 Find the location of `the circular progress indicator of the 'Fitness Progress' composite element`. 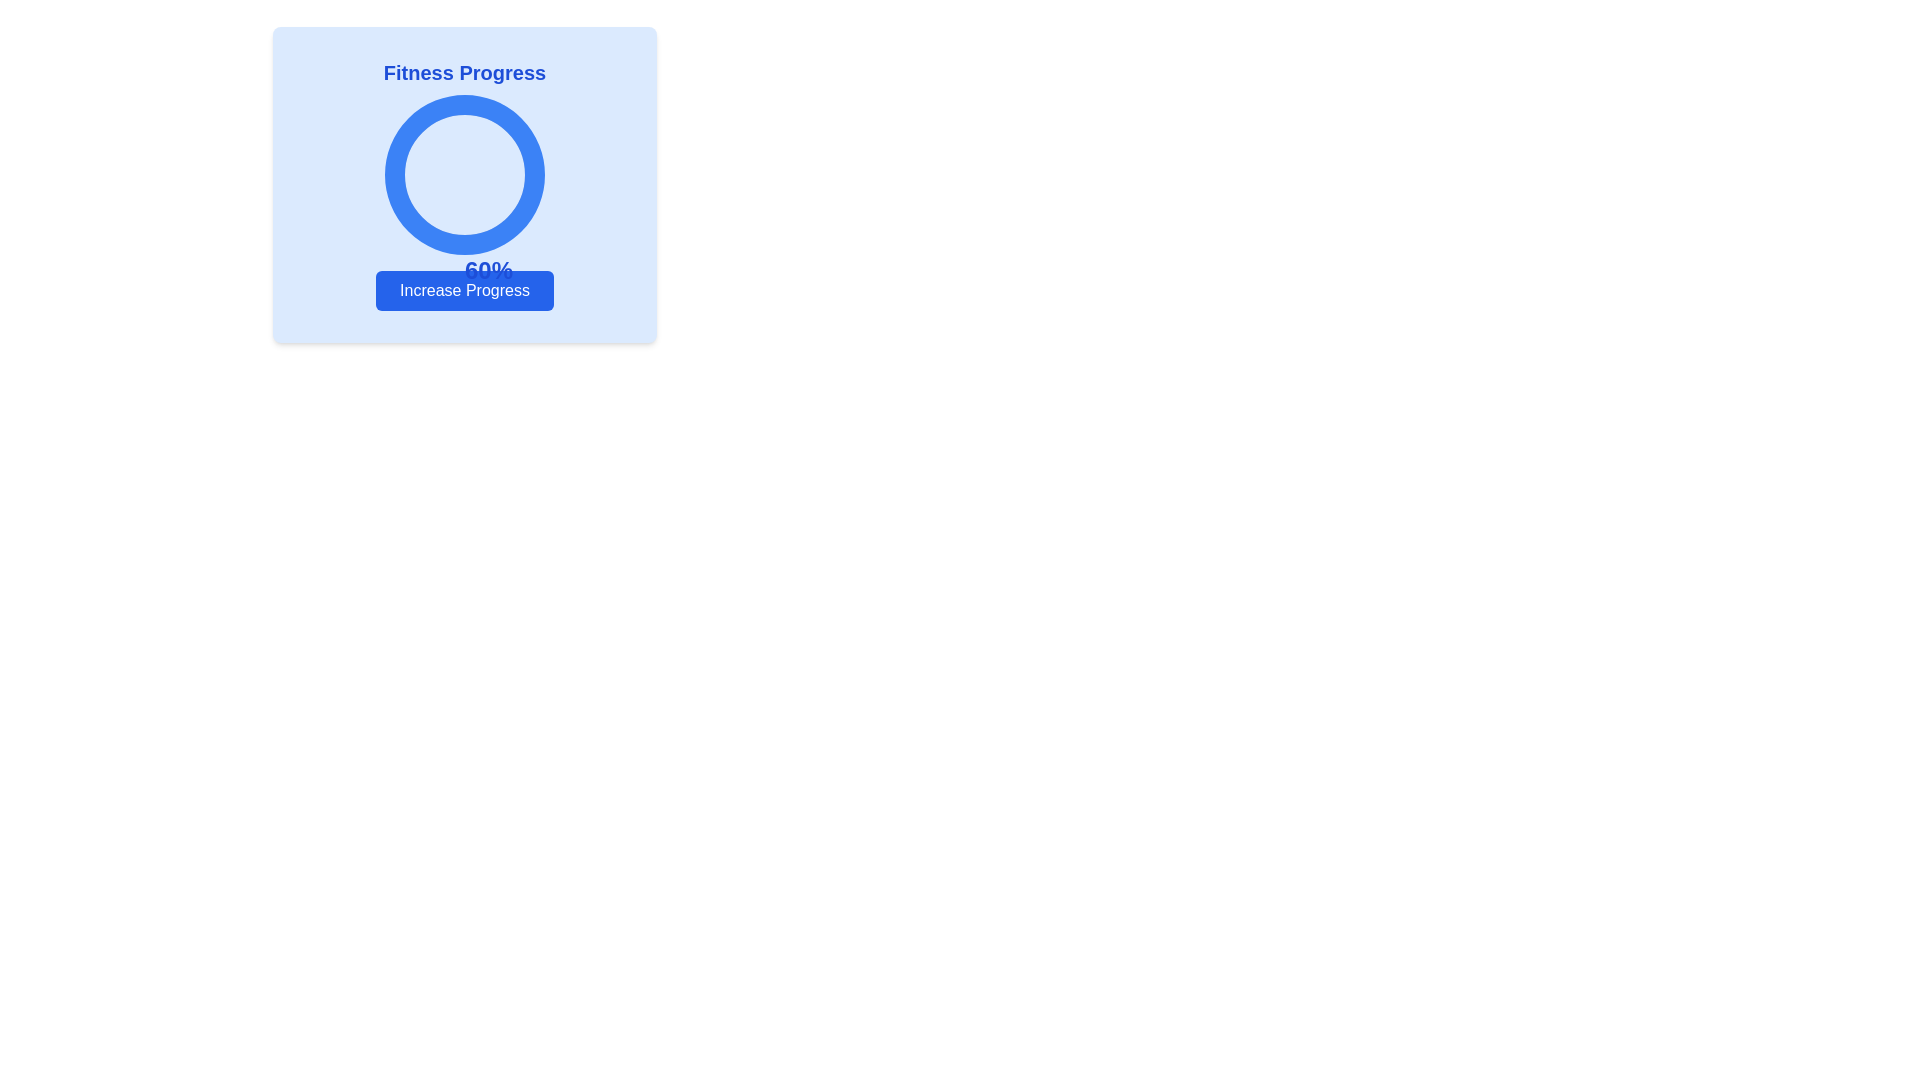

the circular progress indicator of the 'Fitness Progress' composite element is located at coordinates (464, 185).